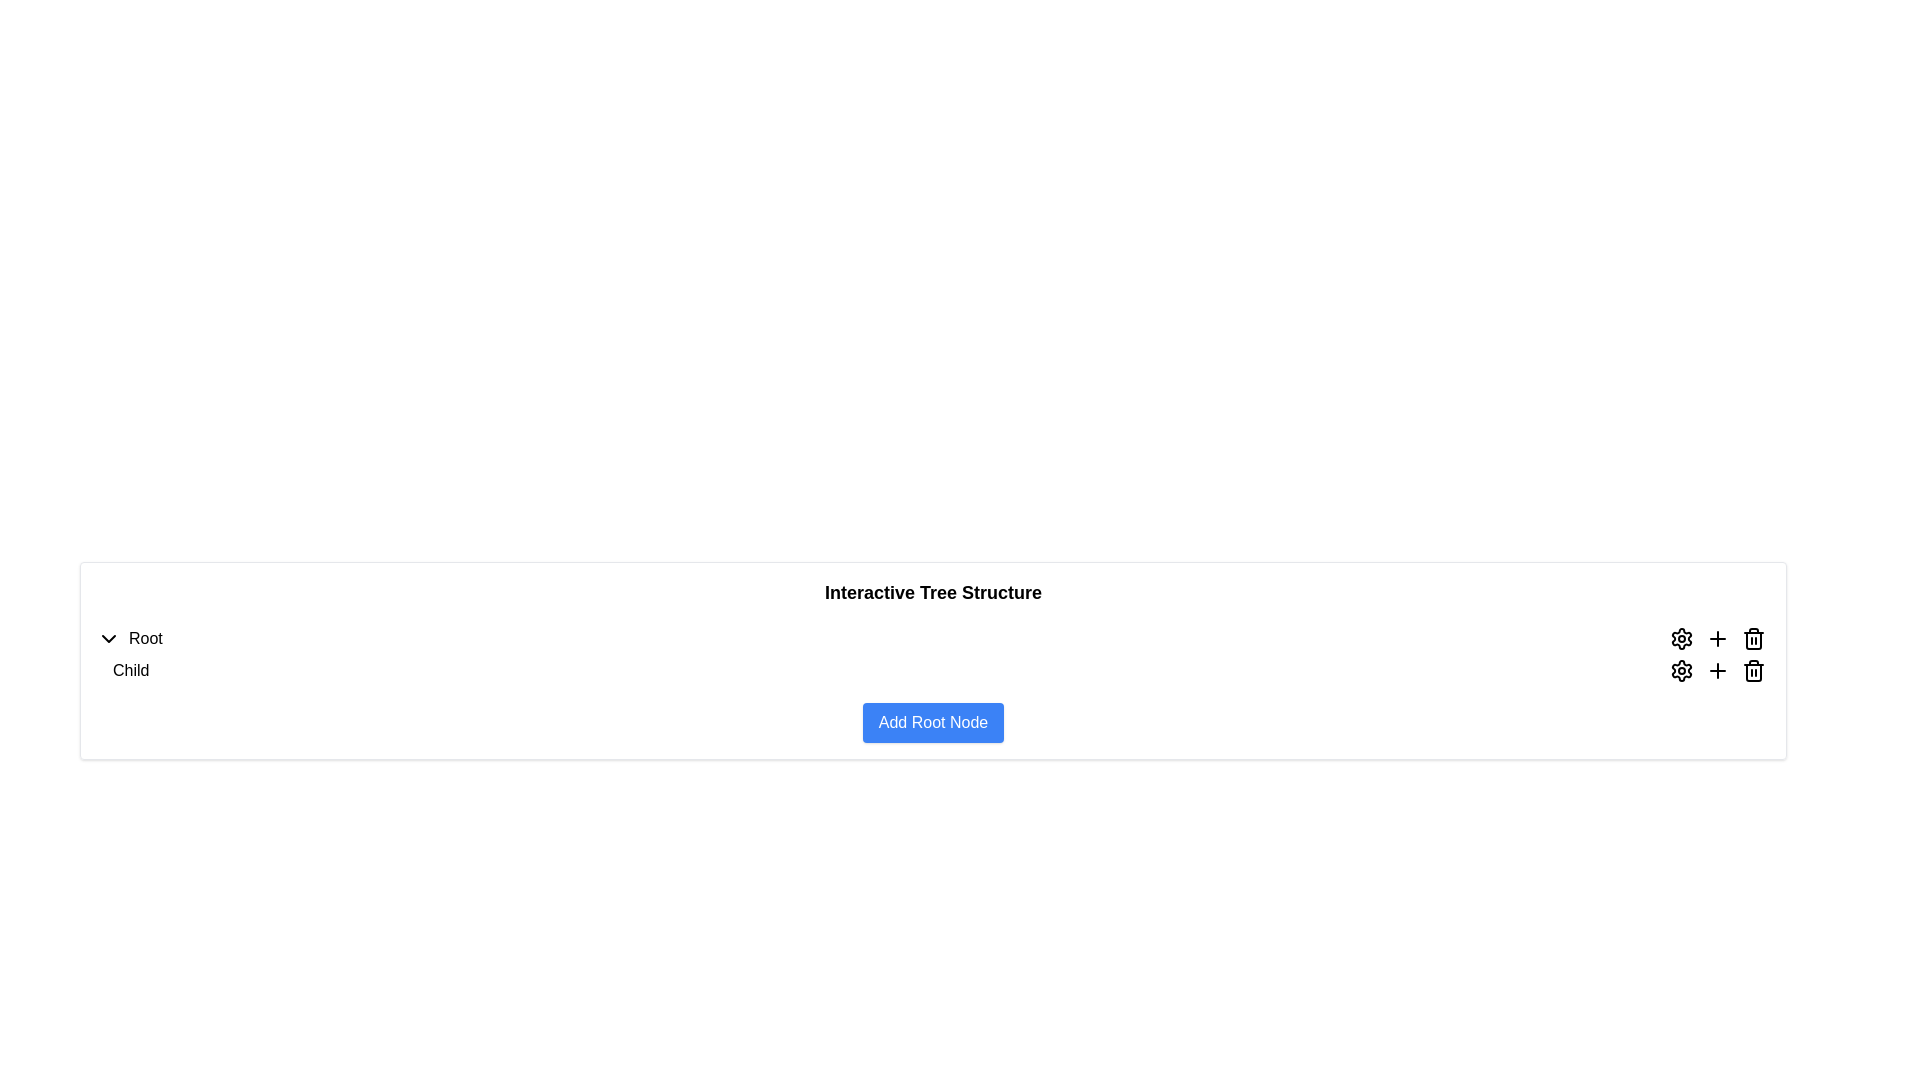  I want to click on the button located at the center of the upper row of buttons in the right-side control group, so click(1717, 639).